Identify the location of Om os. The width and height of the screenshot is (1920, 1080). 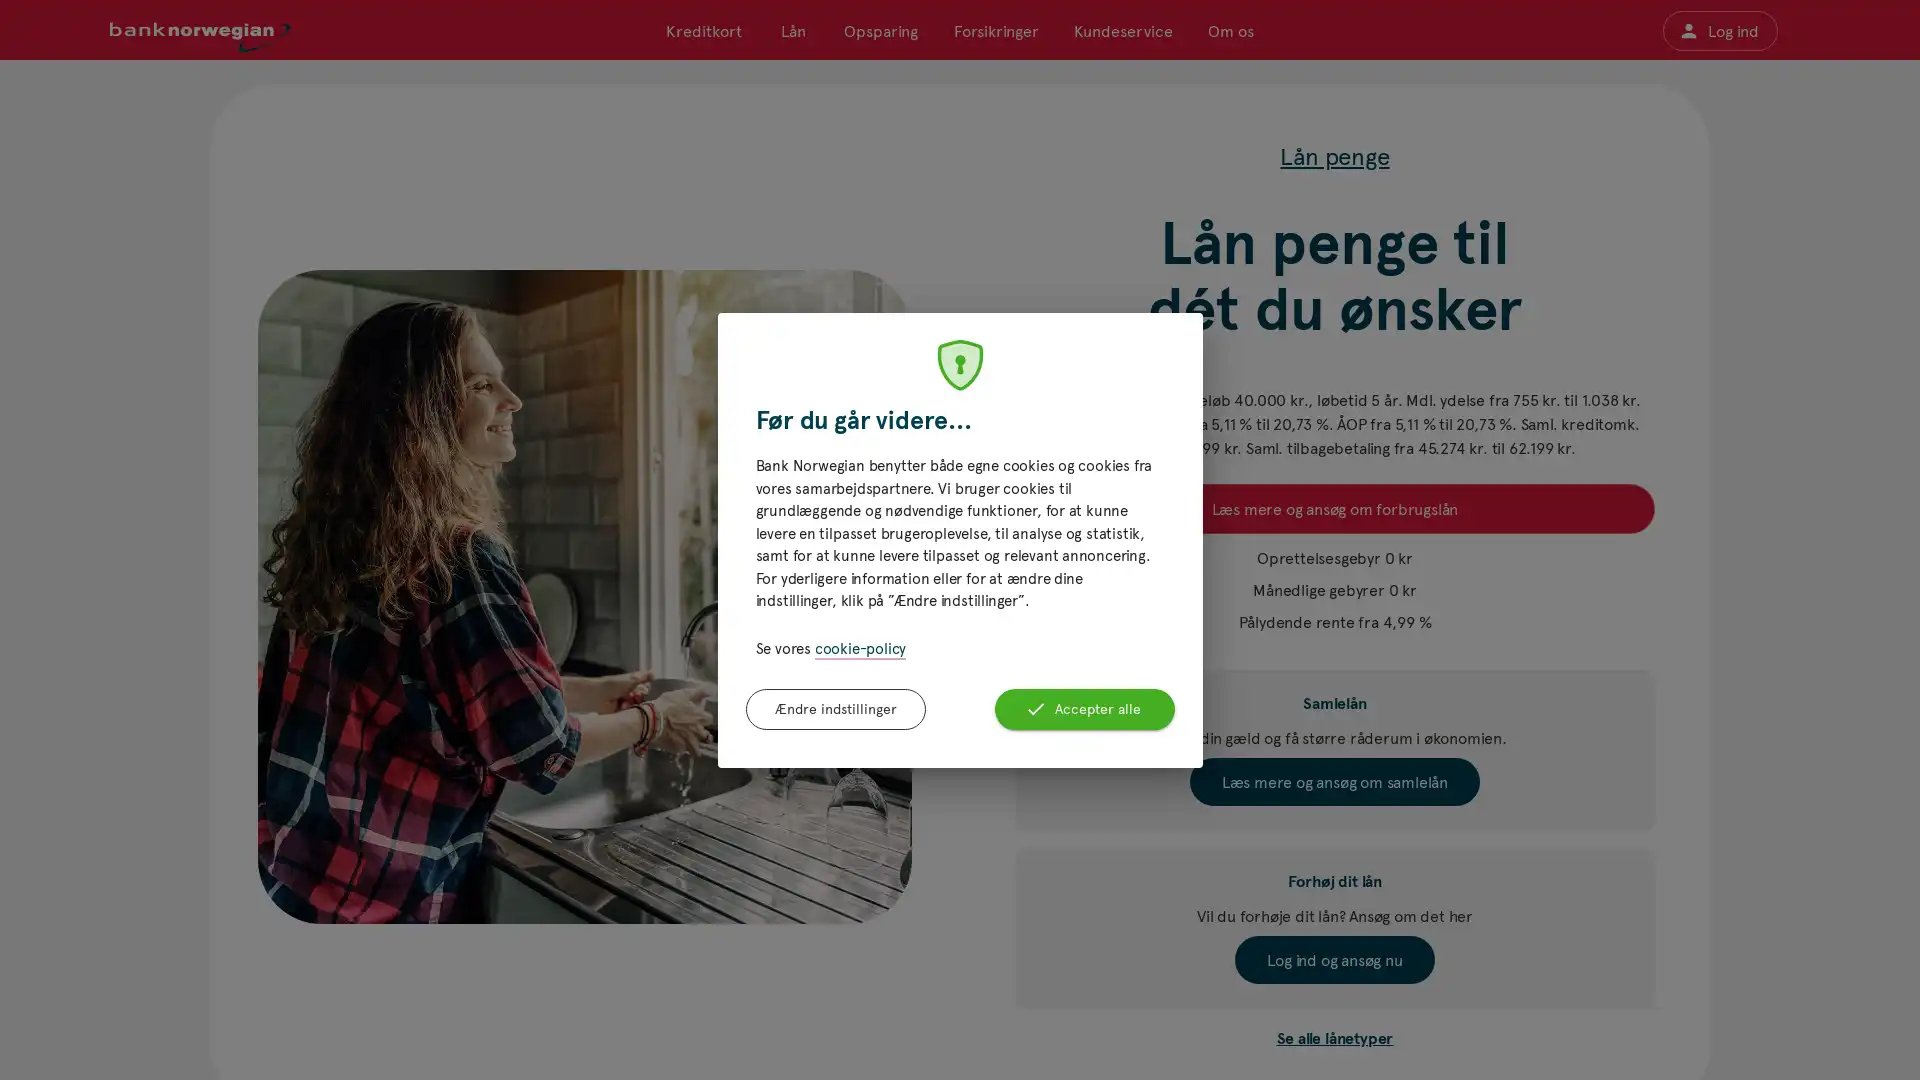
(1228, 30).